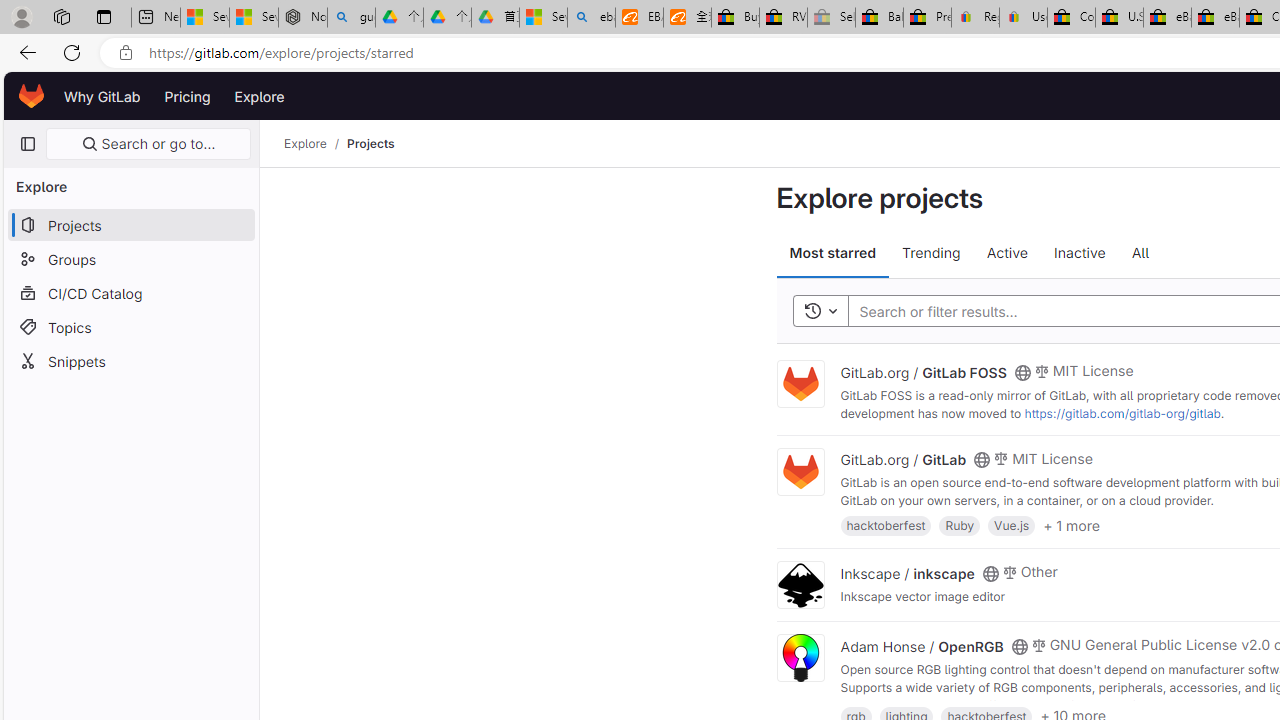  What do you see at coordinates (351, 17) in the screenshot?
I see `'guge yunpan - Search'` at bounding box center [351, 17].